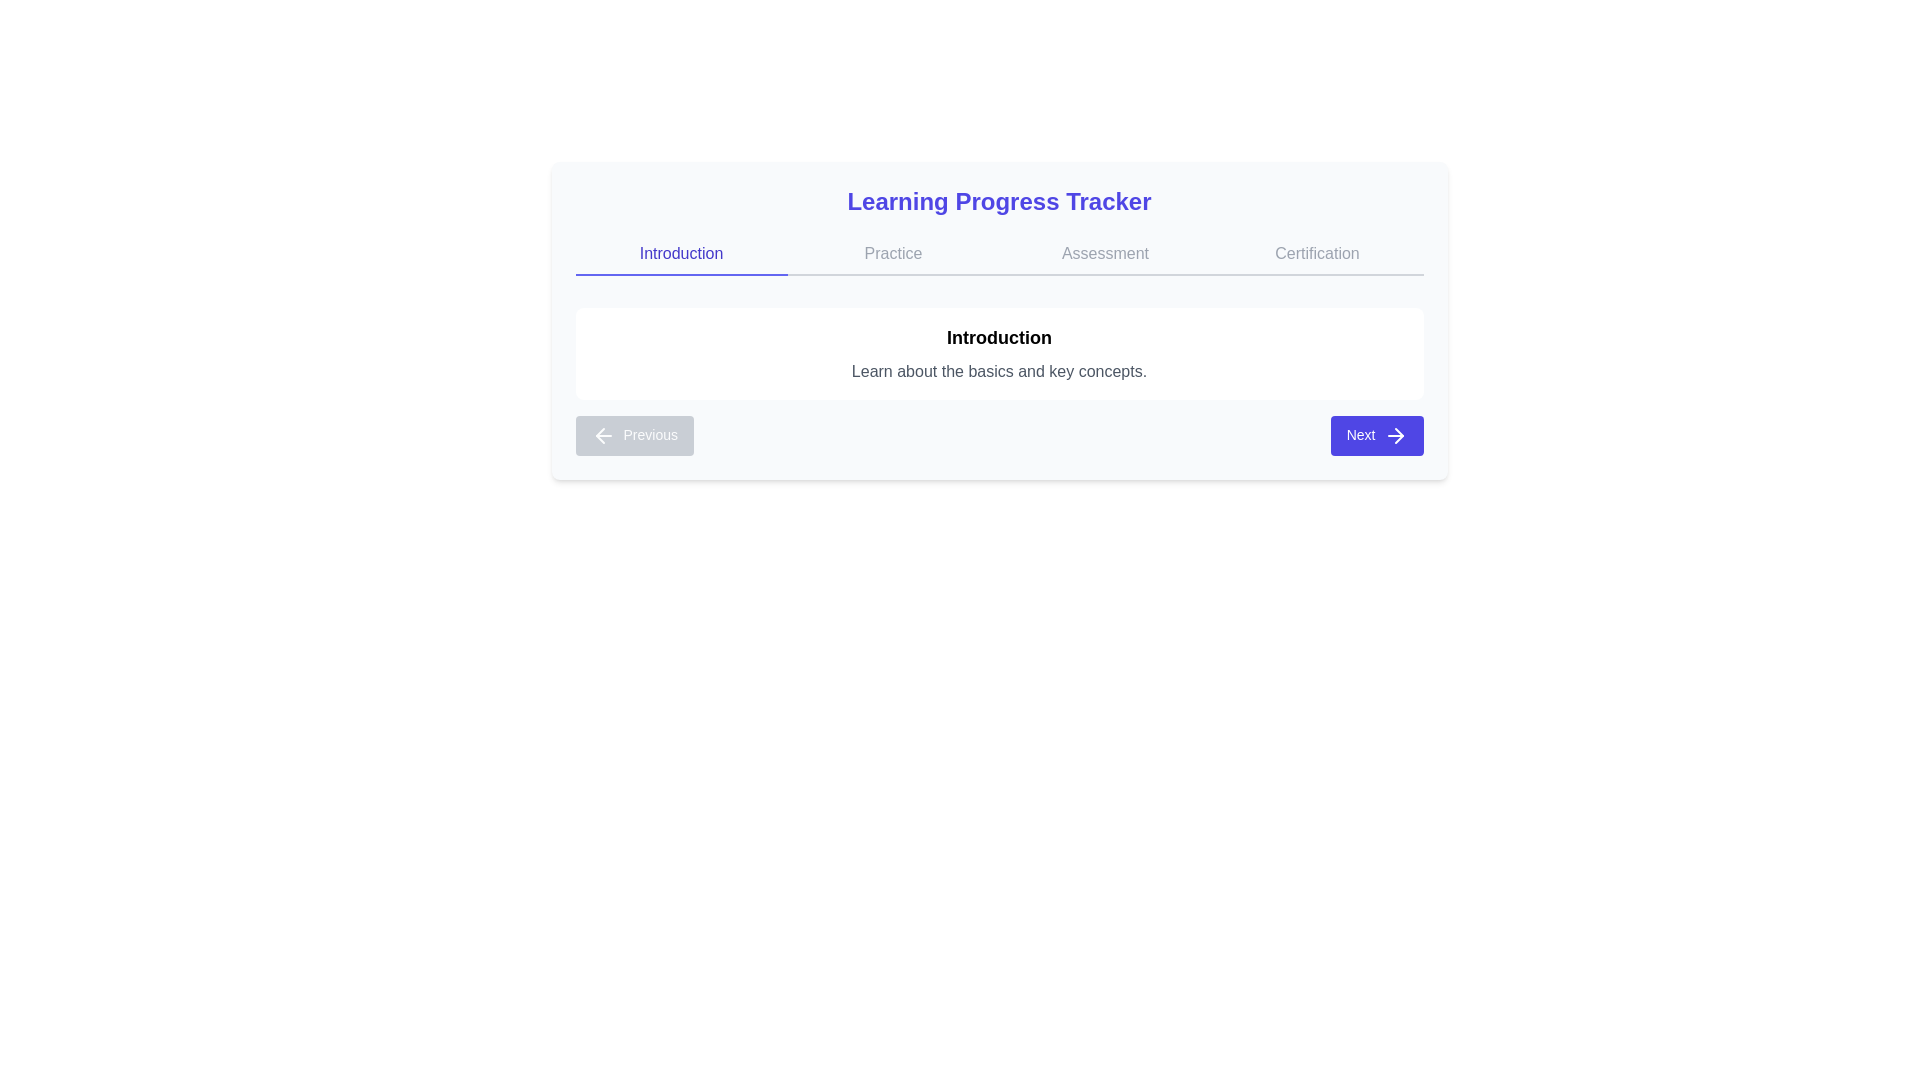  Describe the element at coordinates (1376, 434) in the screenshot. I see `the navigation button Next to move to the respective step` at that location.